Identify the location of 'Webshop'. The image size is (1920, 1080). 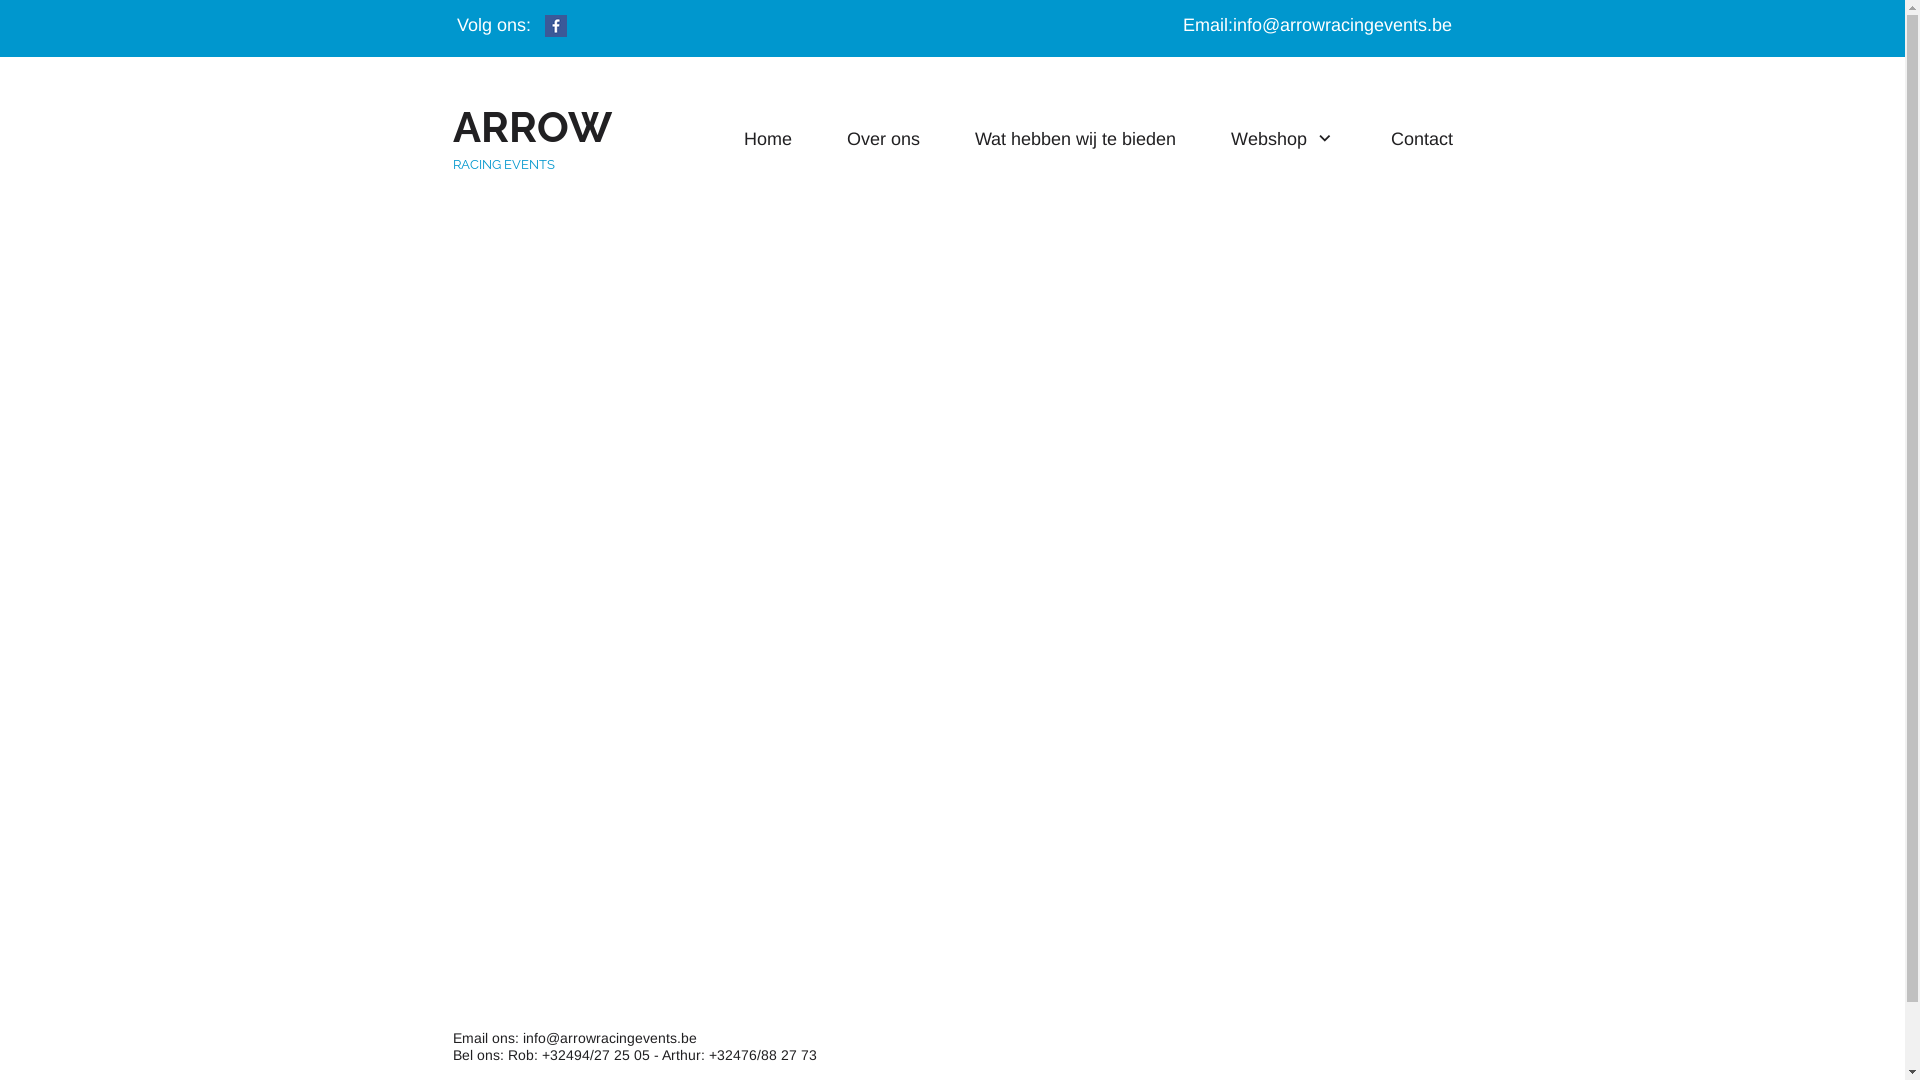
(1282, 137).